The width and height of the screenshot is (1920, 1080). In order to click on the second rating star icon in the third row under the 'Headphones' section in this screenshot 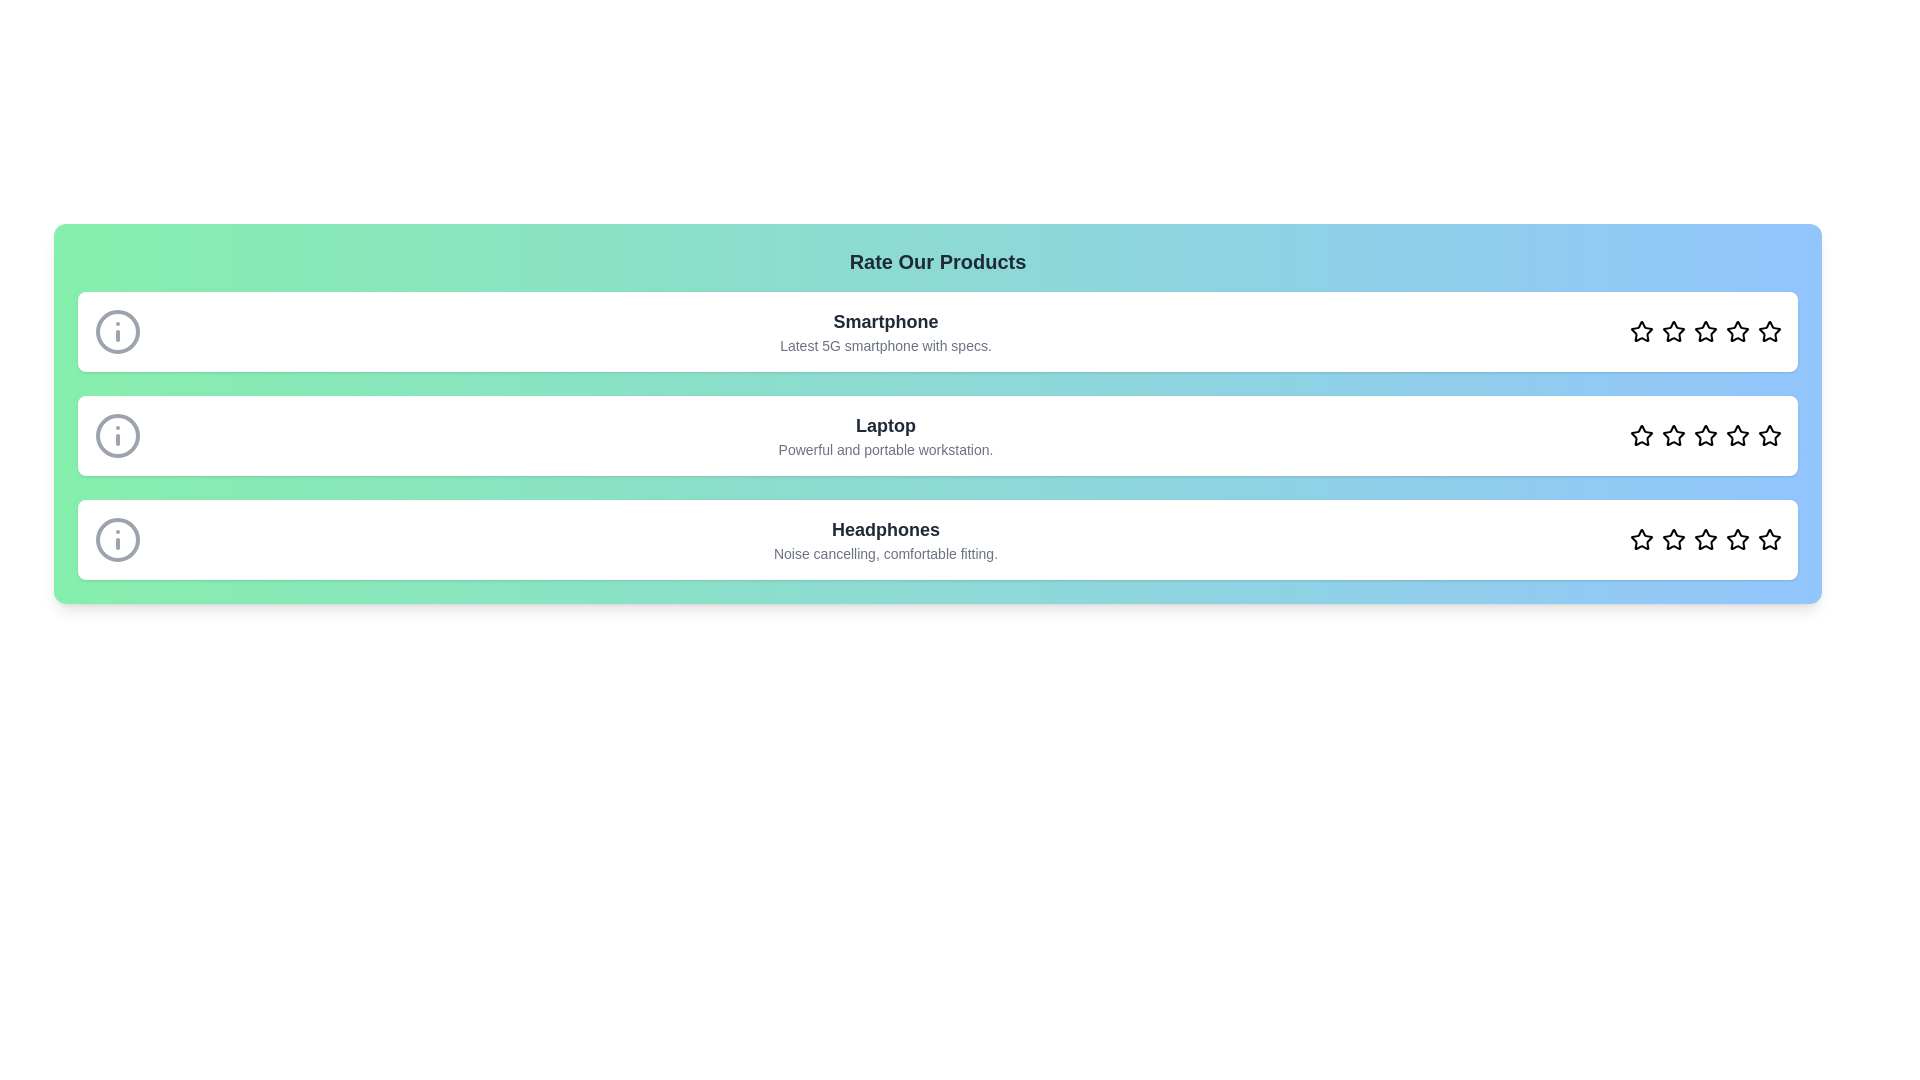, I will do `click(1674, 540)`.